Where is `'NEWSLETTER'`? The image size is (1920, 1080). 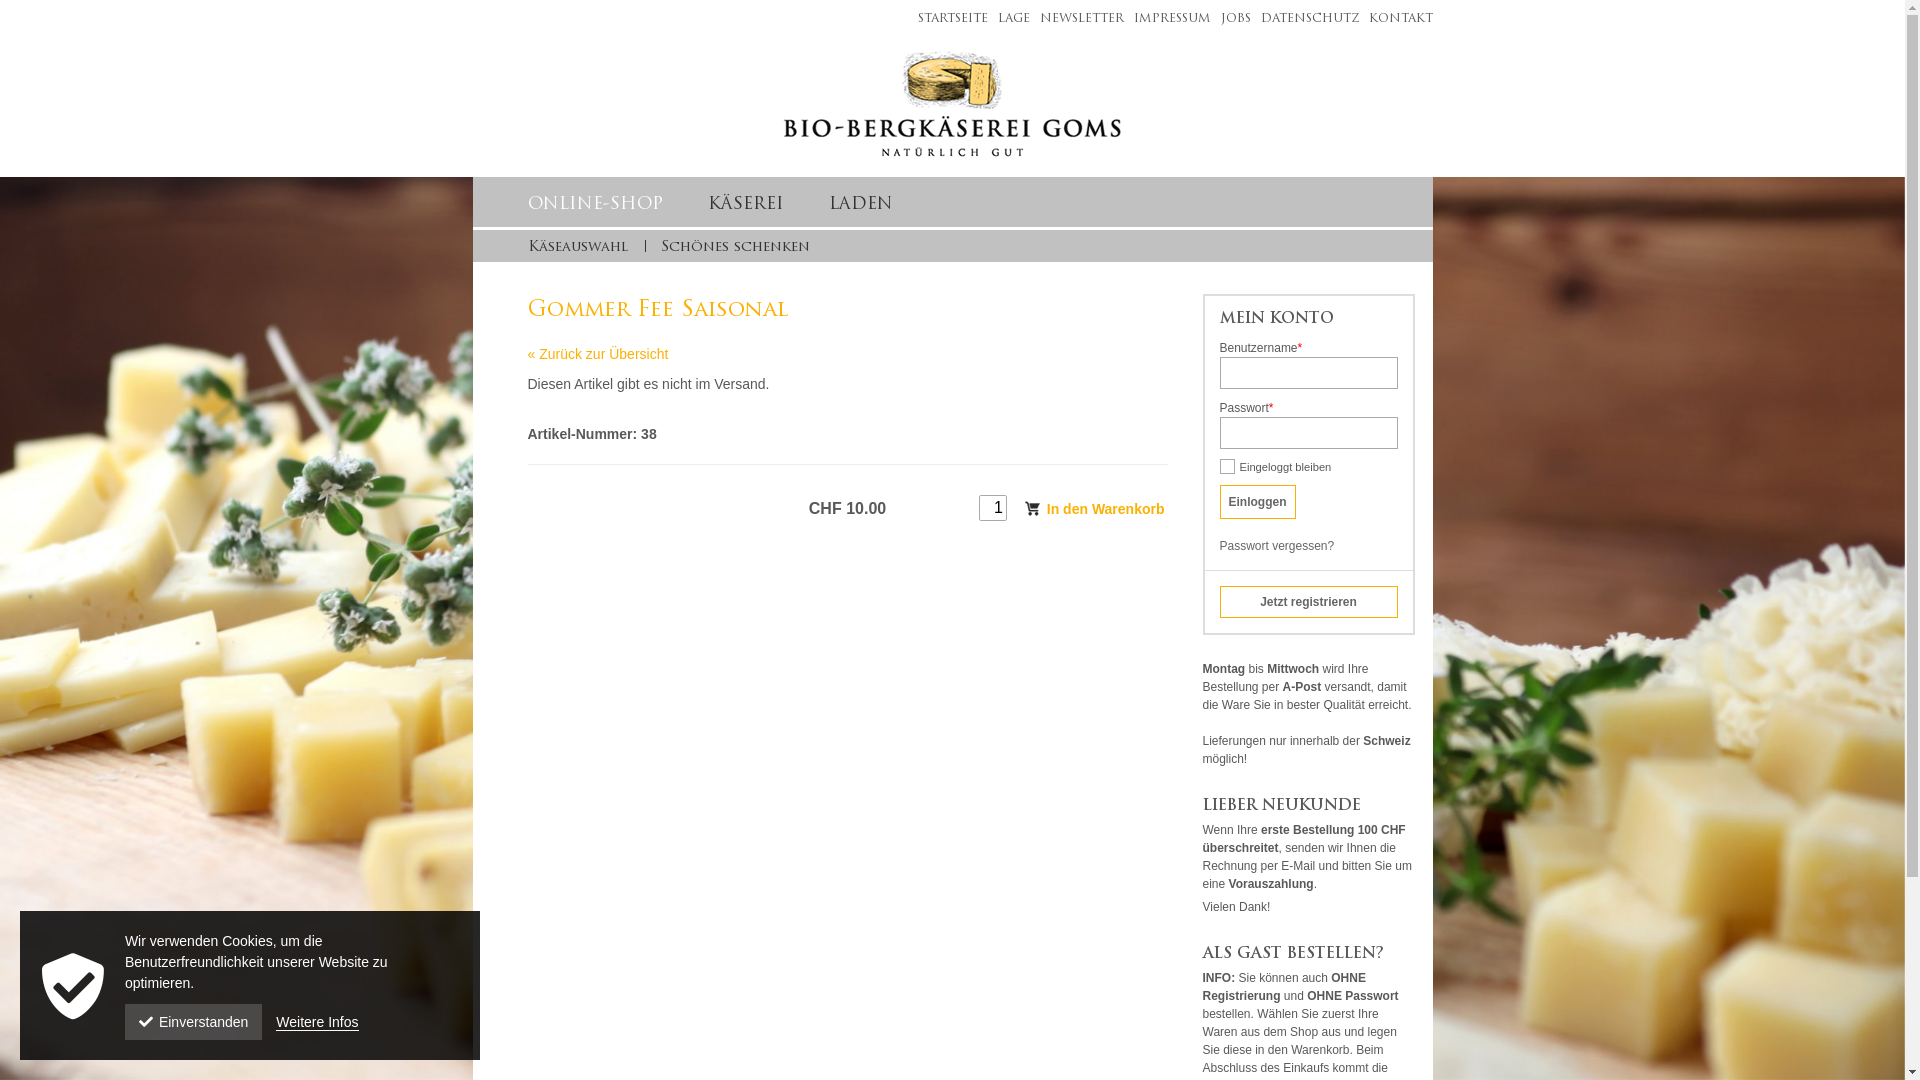
'NEWSLETTER' is located at coordinates (1075, 19).